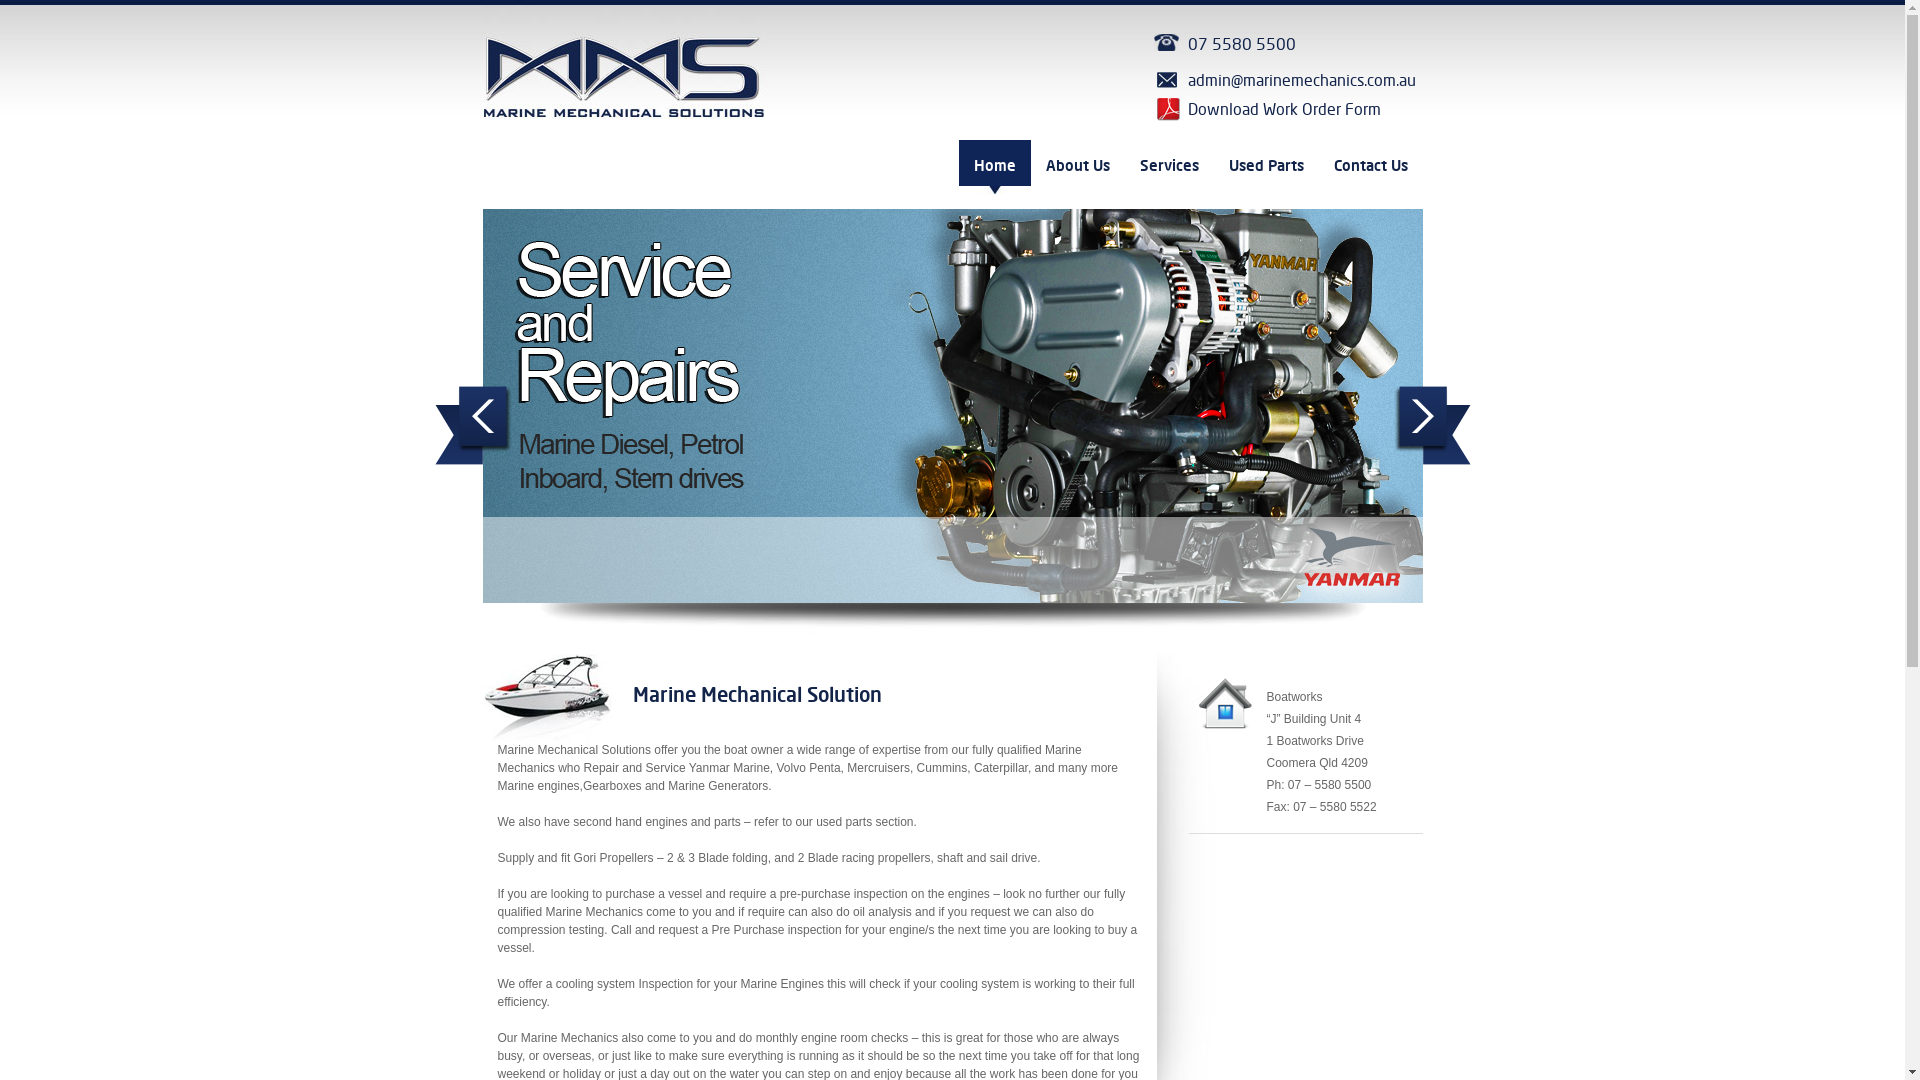 Image resolution: width=1920 pixels, height=1080 pixels. Describe the element at coordinates (1286, 110) in the screenshot. I see `'Download Work Order Form'` at that location.